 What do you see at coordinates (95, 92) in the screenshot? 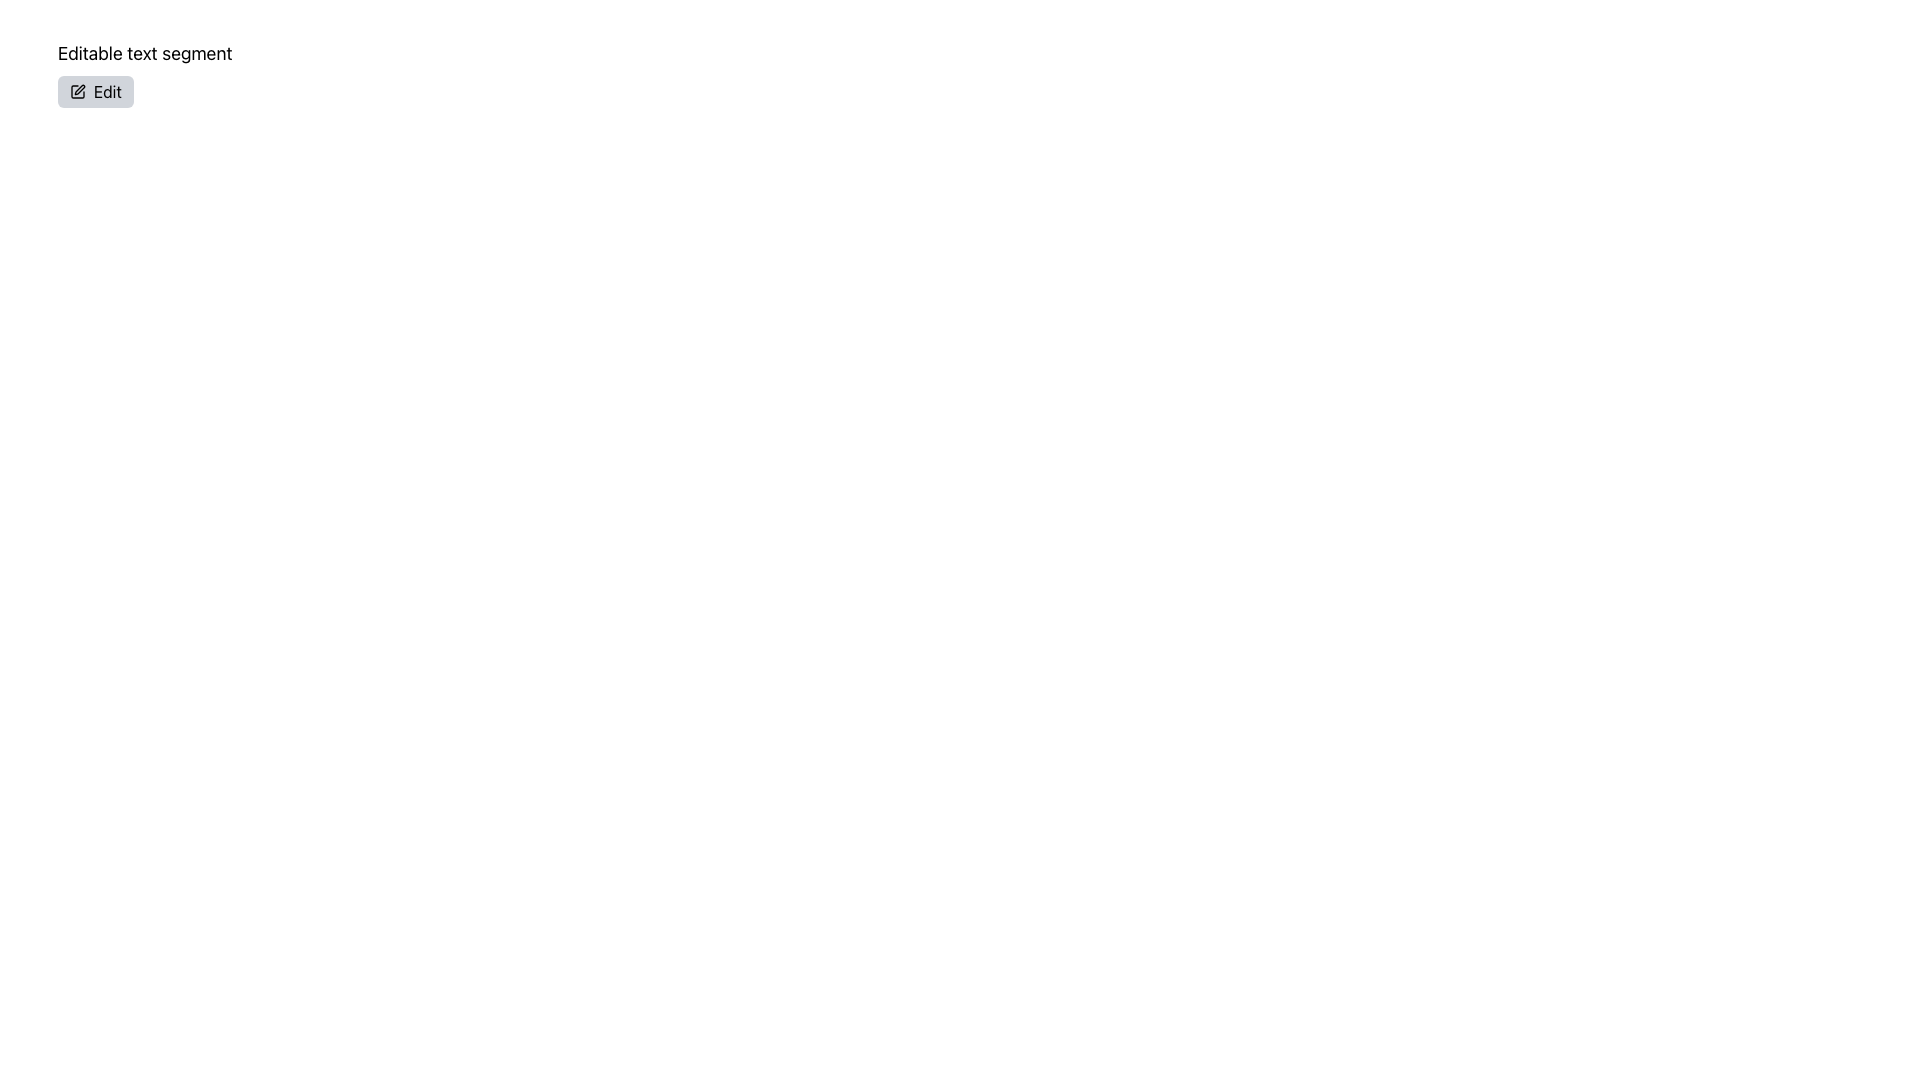
I see `the 'Edit' button with a gray background and a pen icon` at bounding box center [95, 92].